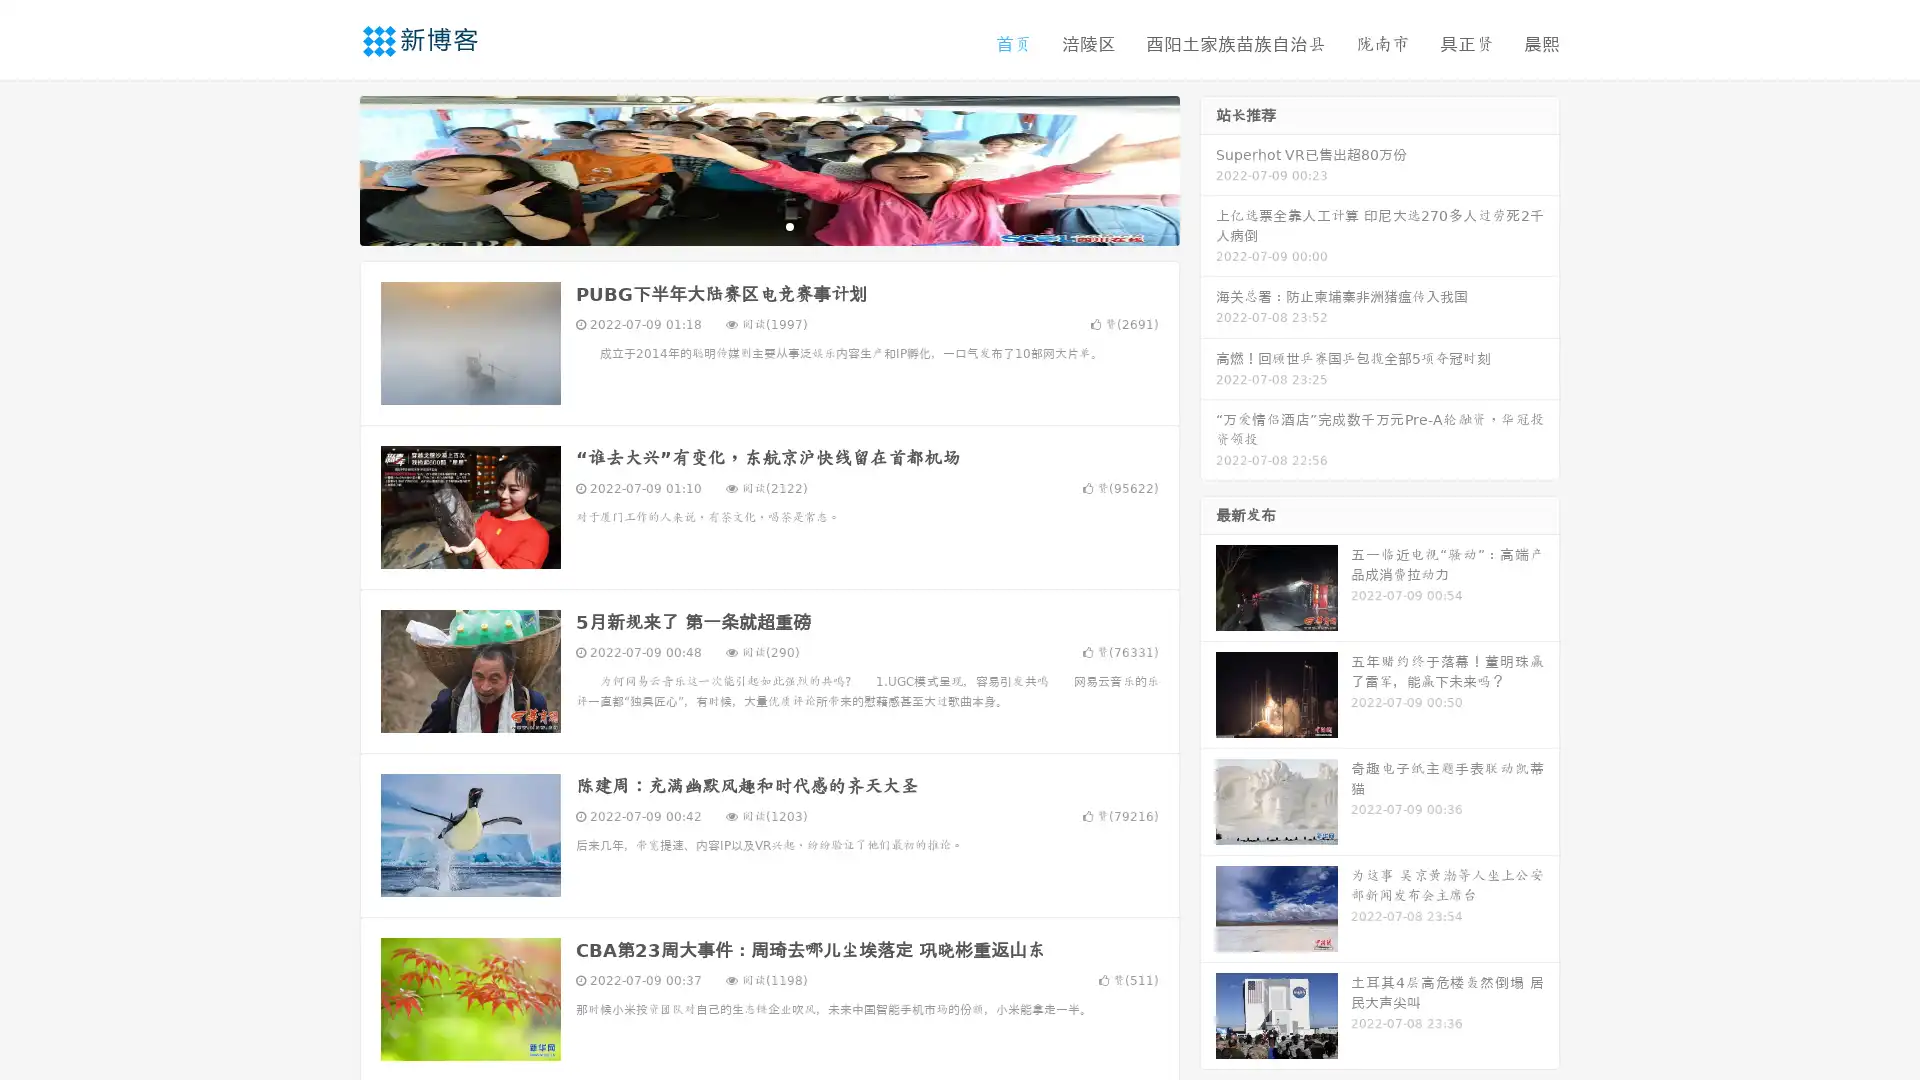 The width and height of the screenshot is (1920, 1080). Describe the element at coordinates (1208, 168) in the screenshot. I see `Next slide` at that location.